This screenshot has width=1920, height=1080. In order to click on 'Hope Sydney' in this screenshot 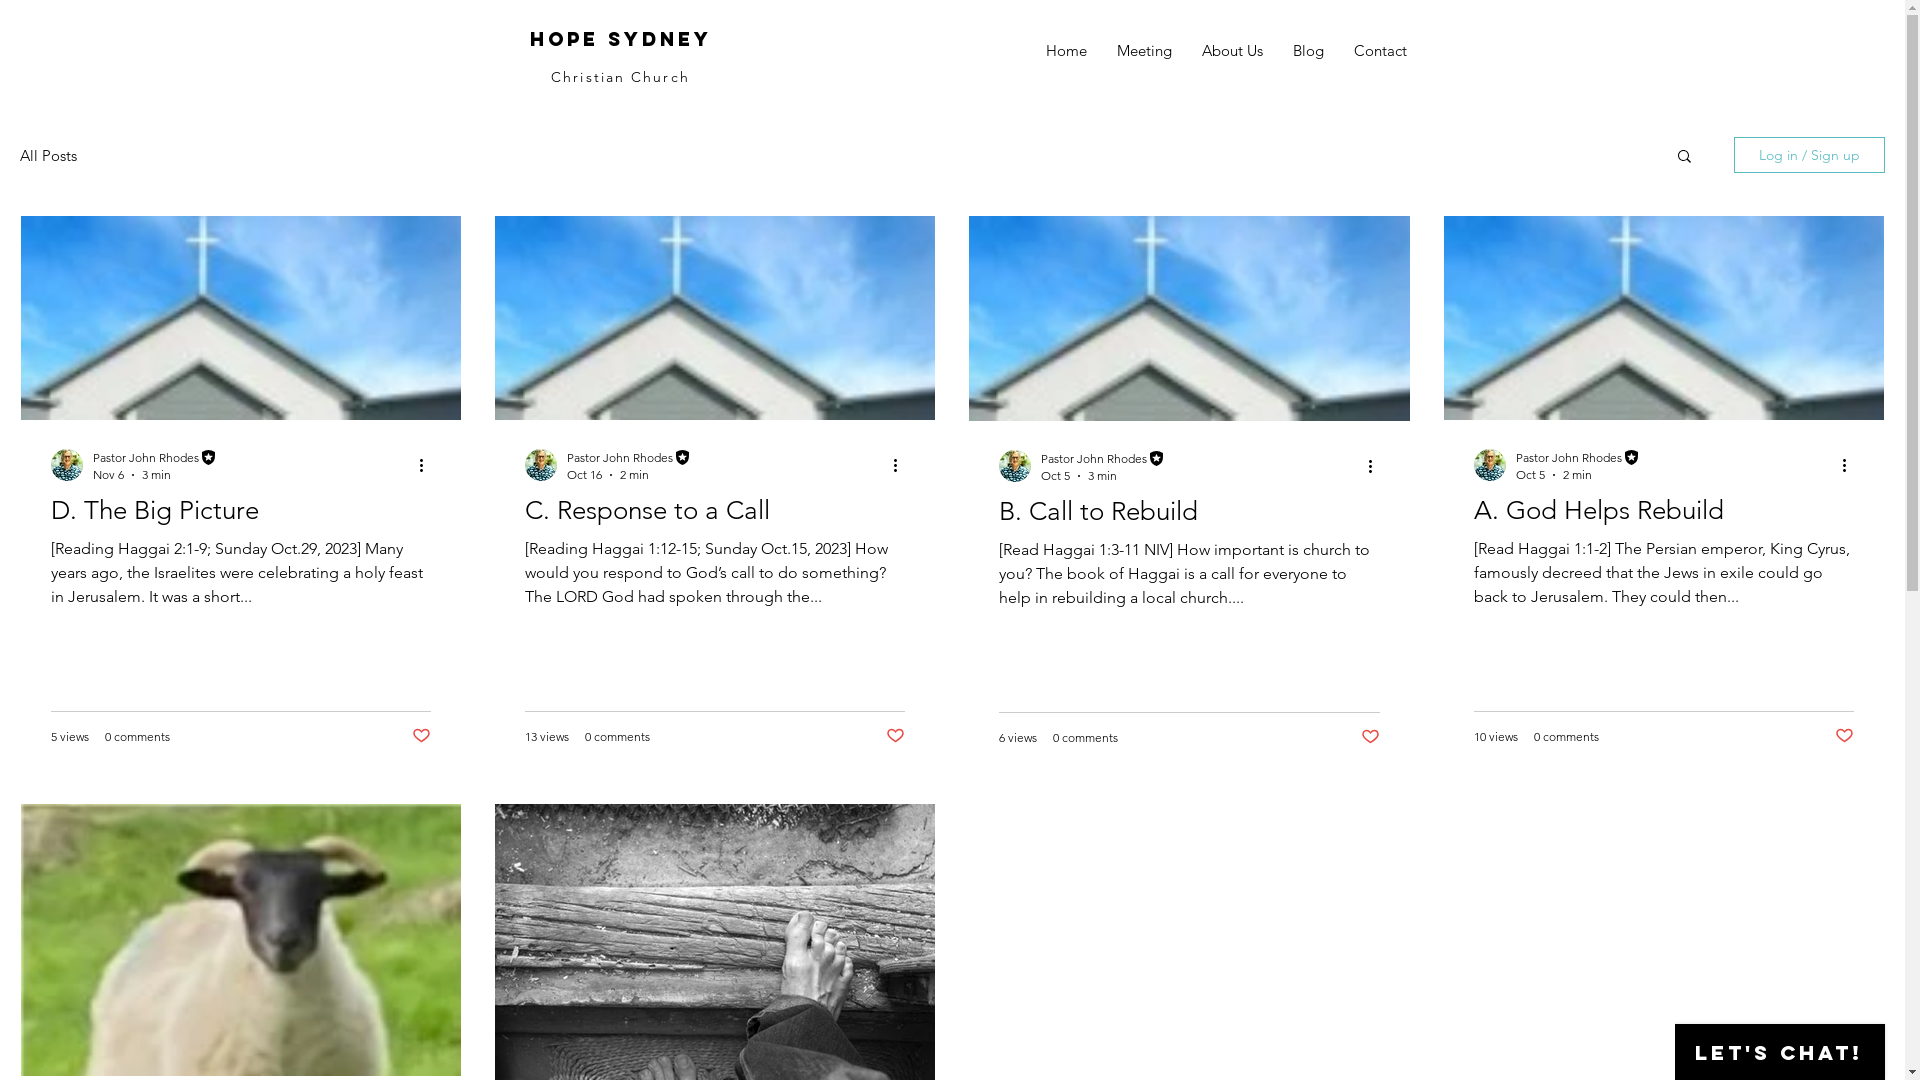, I will do `click(619, 38)`.